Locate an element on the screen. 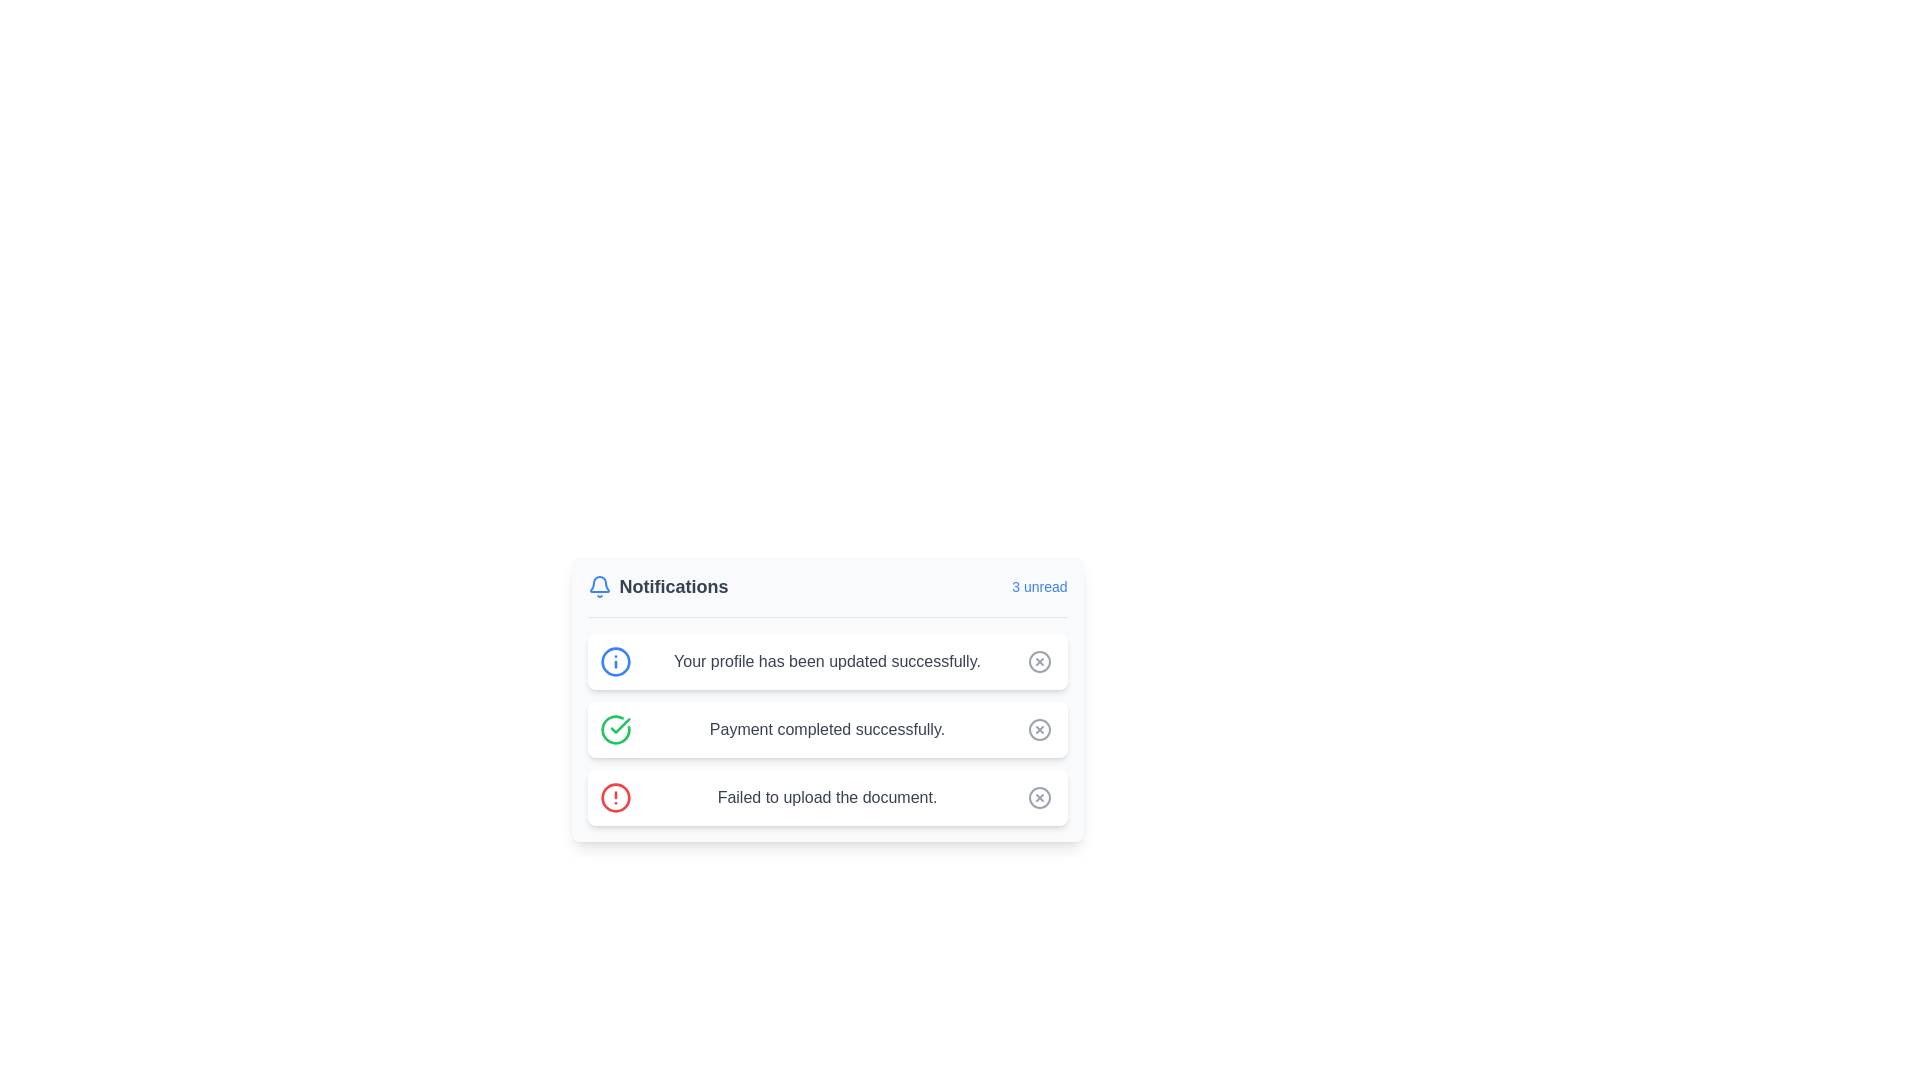 The height and width of the screenshot is (1080, 1920). the payment completion icon located in the second notification item that indicates 'Payment completed successfully.' is located at coordinates (614, 729).